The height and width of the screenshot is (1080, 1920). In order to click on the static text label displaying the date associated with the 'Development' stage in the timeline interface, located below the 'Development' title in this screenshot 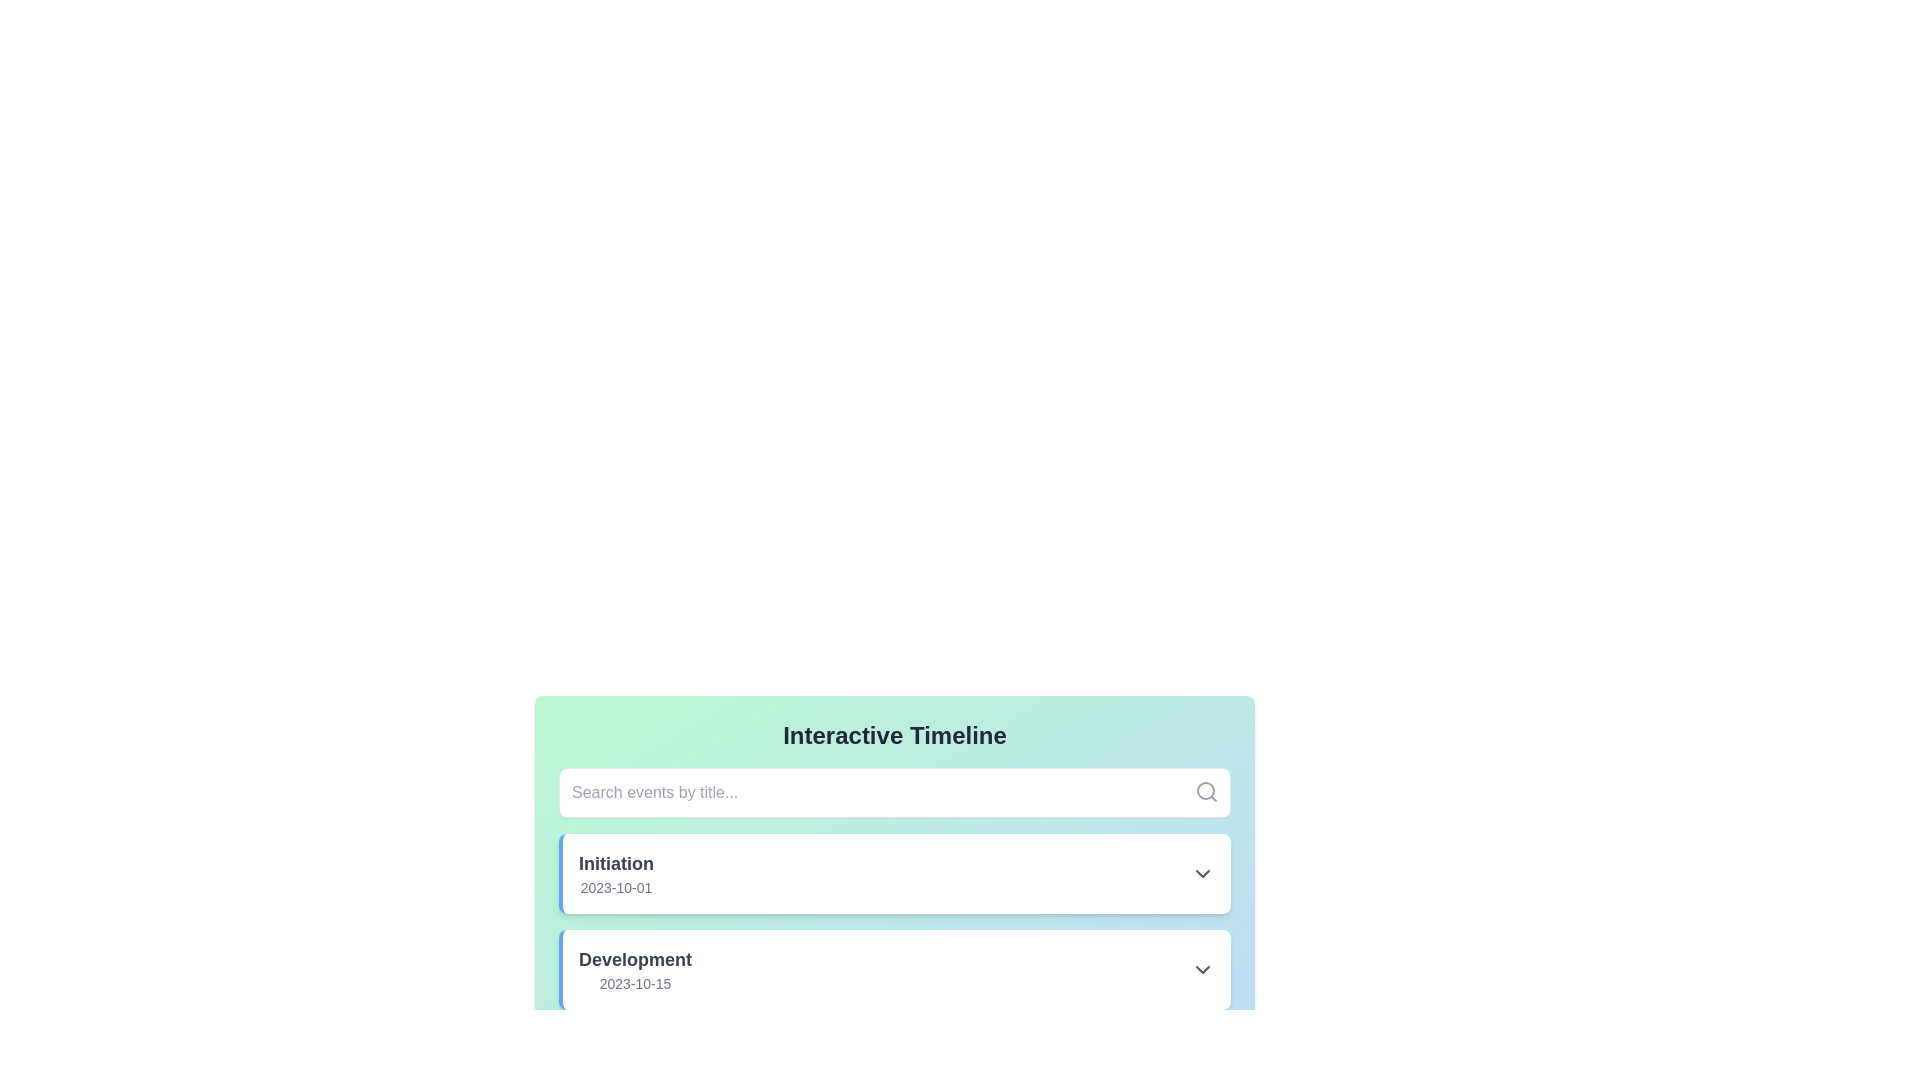, I will do `click(634, 982)`.